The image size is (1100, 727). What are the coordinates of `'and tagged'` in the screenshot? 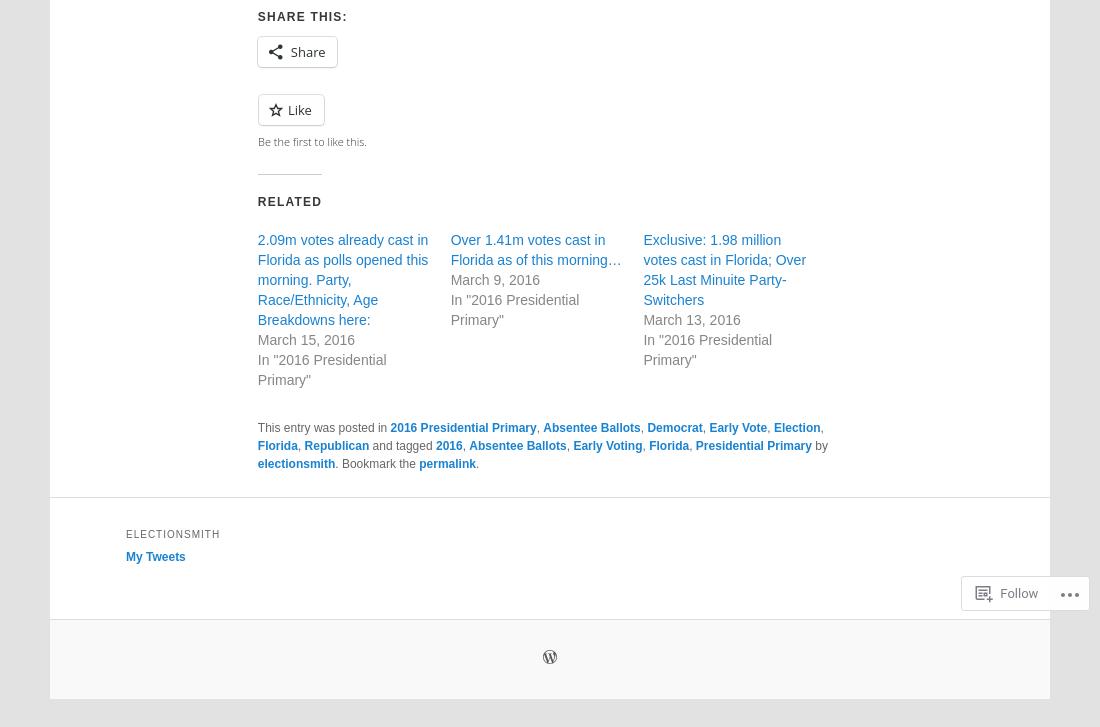 It's located at (402, 443).